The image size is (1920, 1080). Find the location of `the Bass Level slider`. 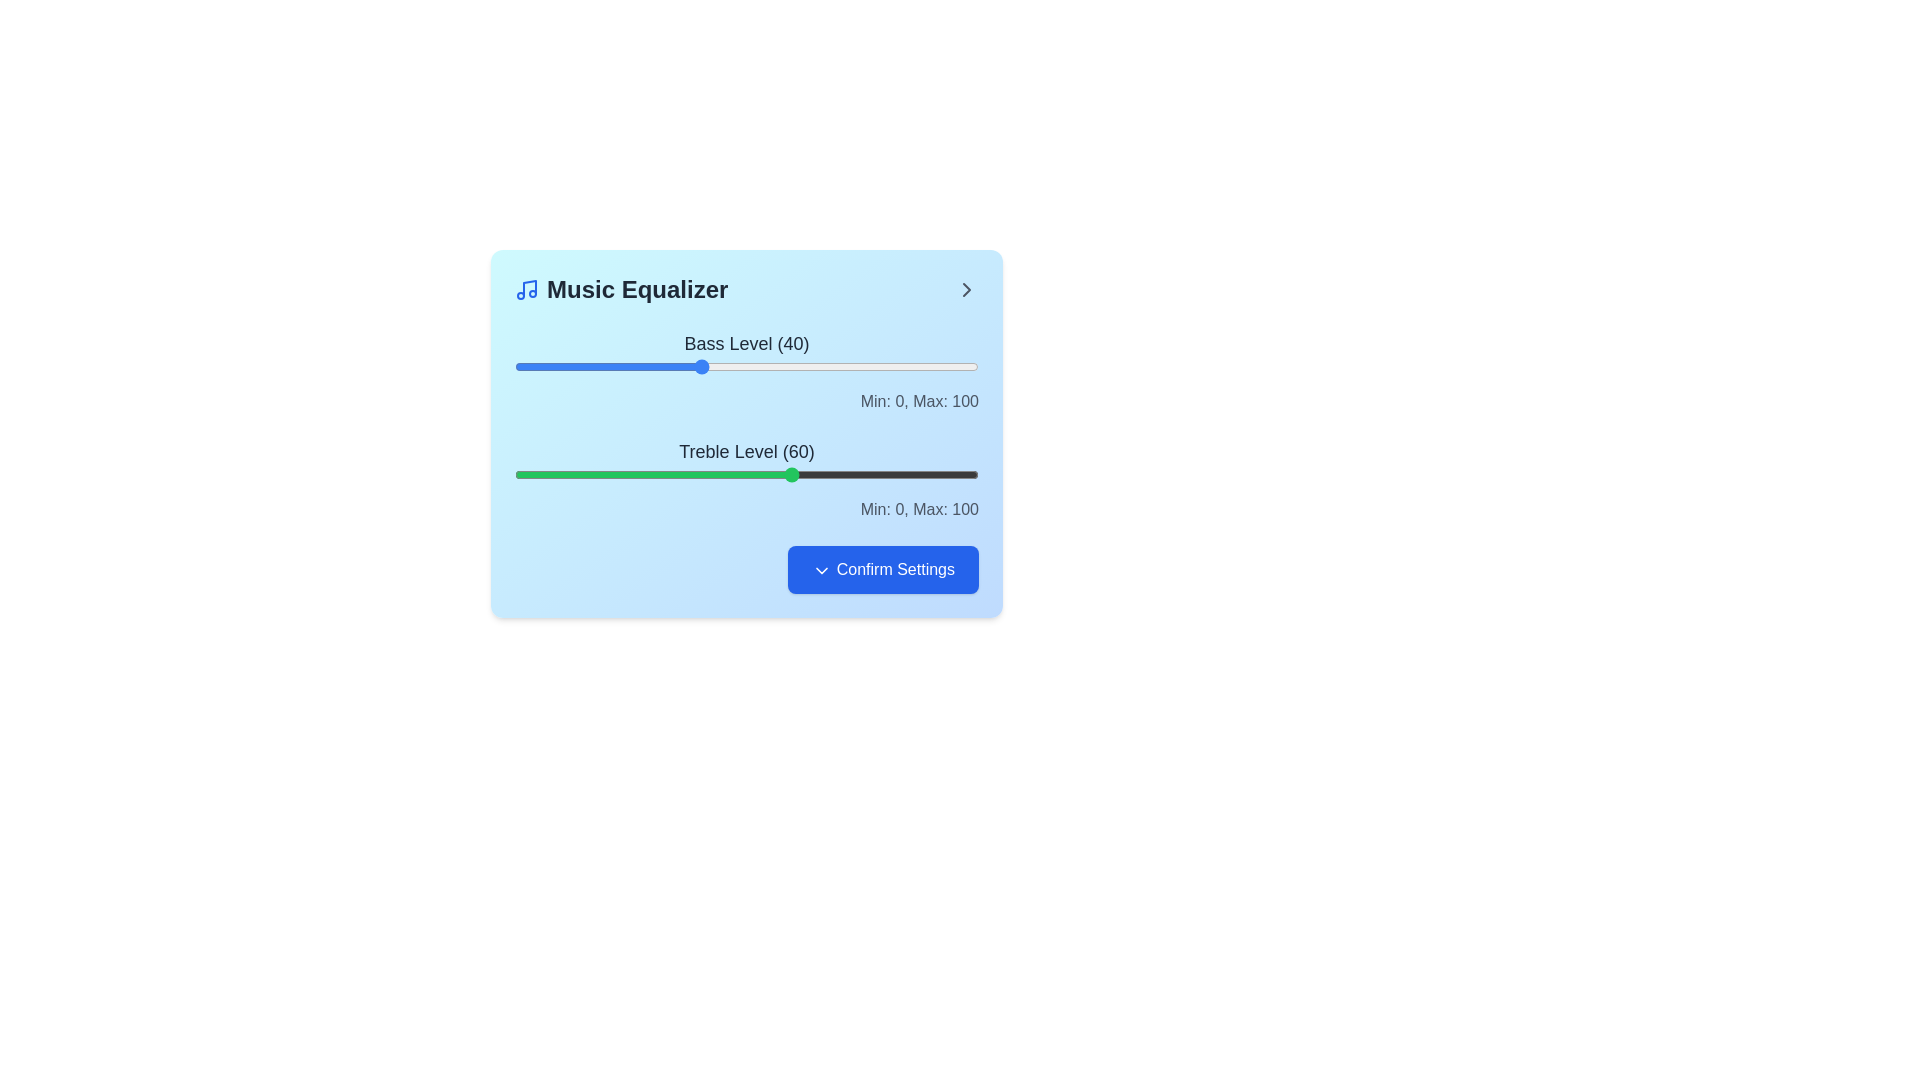

the Bass Level slider is located at coordinates (732, 366).